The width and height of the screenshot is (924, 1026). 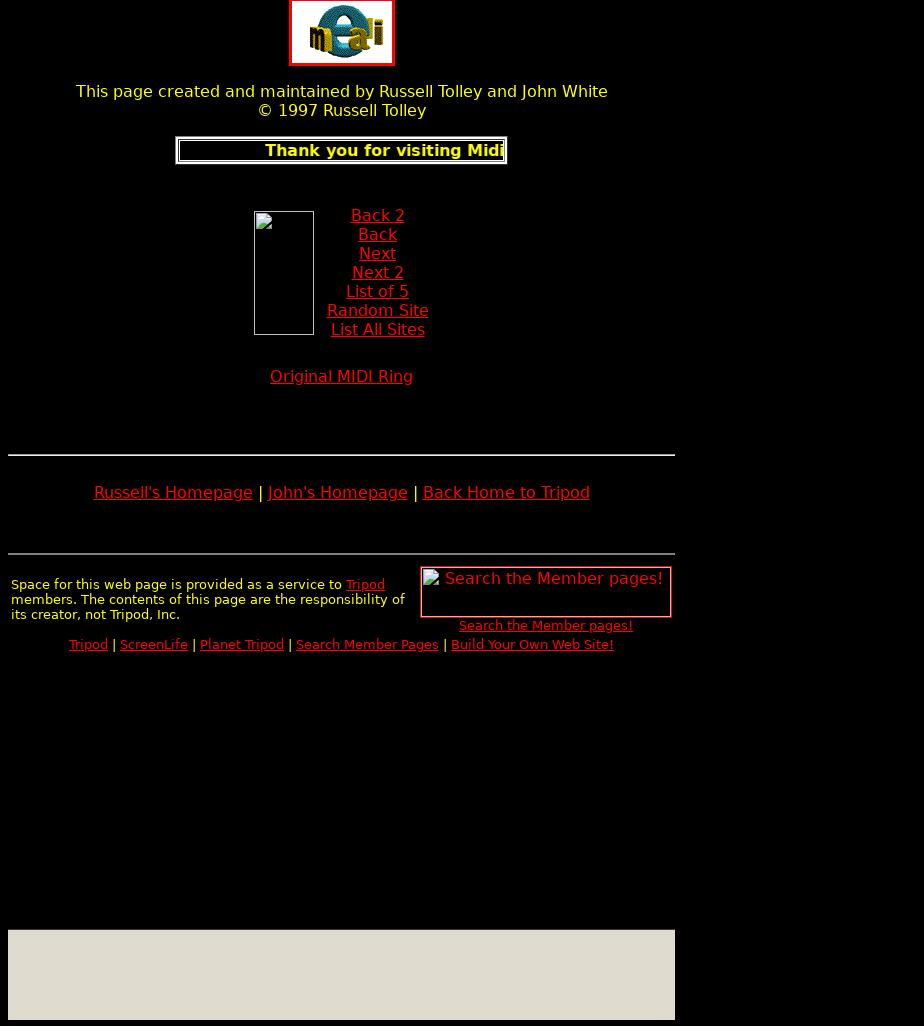 What do you see at coordinates (178, 583) in the screenshot?
I see `'Space for this web page is provided as a service to'` at bounding box center [178, 583].